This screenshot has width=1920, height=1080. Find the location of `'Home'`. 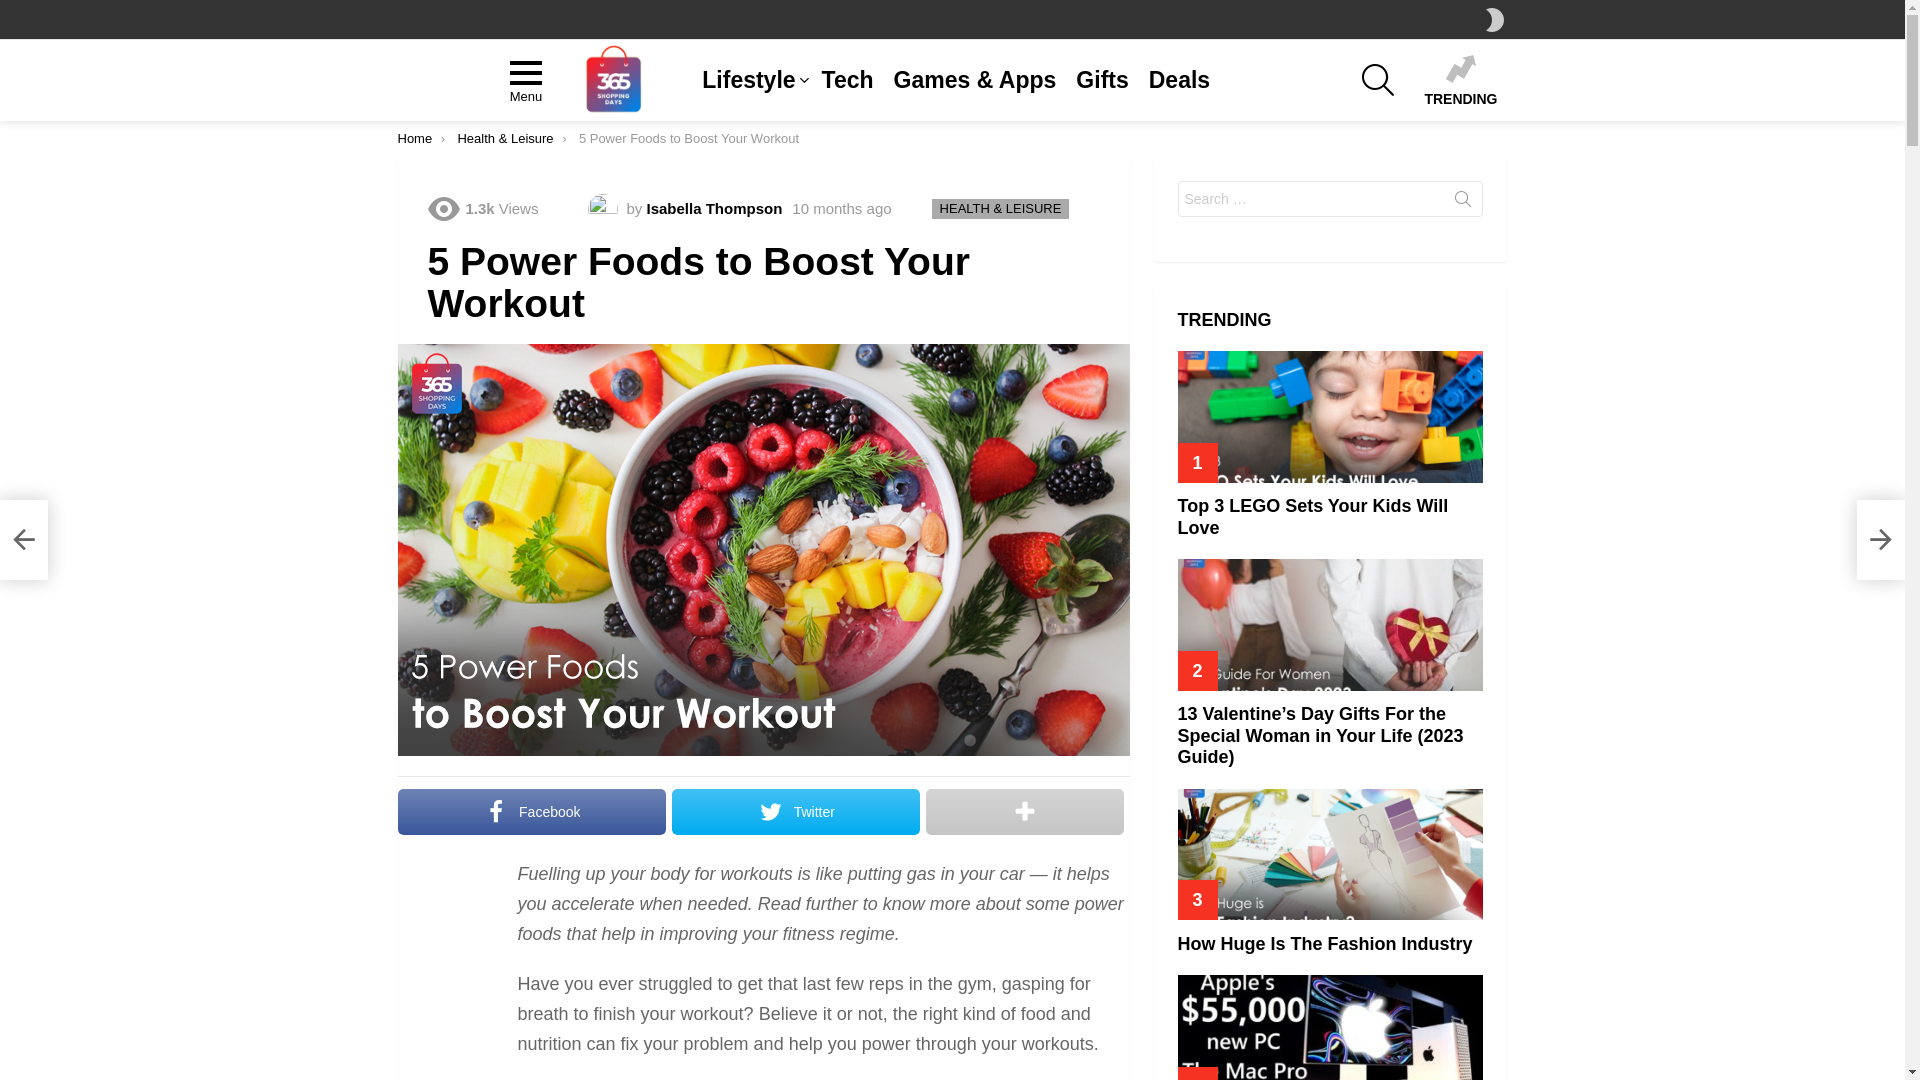

'Home' is located at coordinates (414, 137).